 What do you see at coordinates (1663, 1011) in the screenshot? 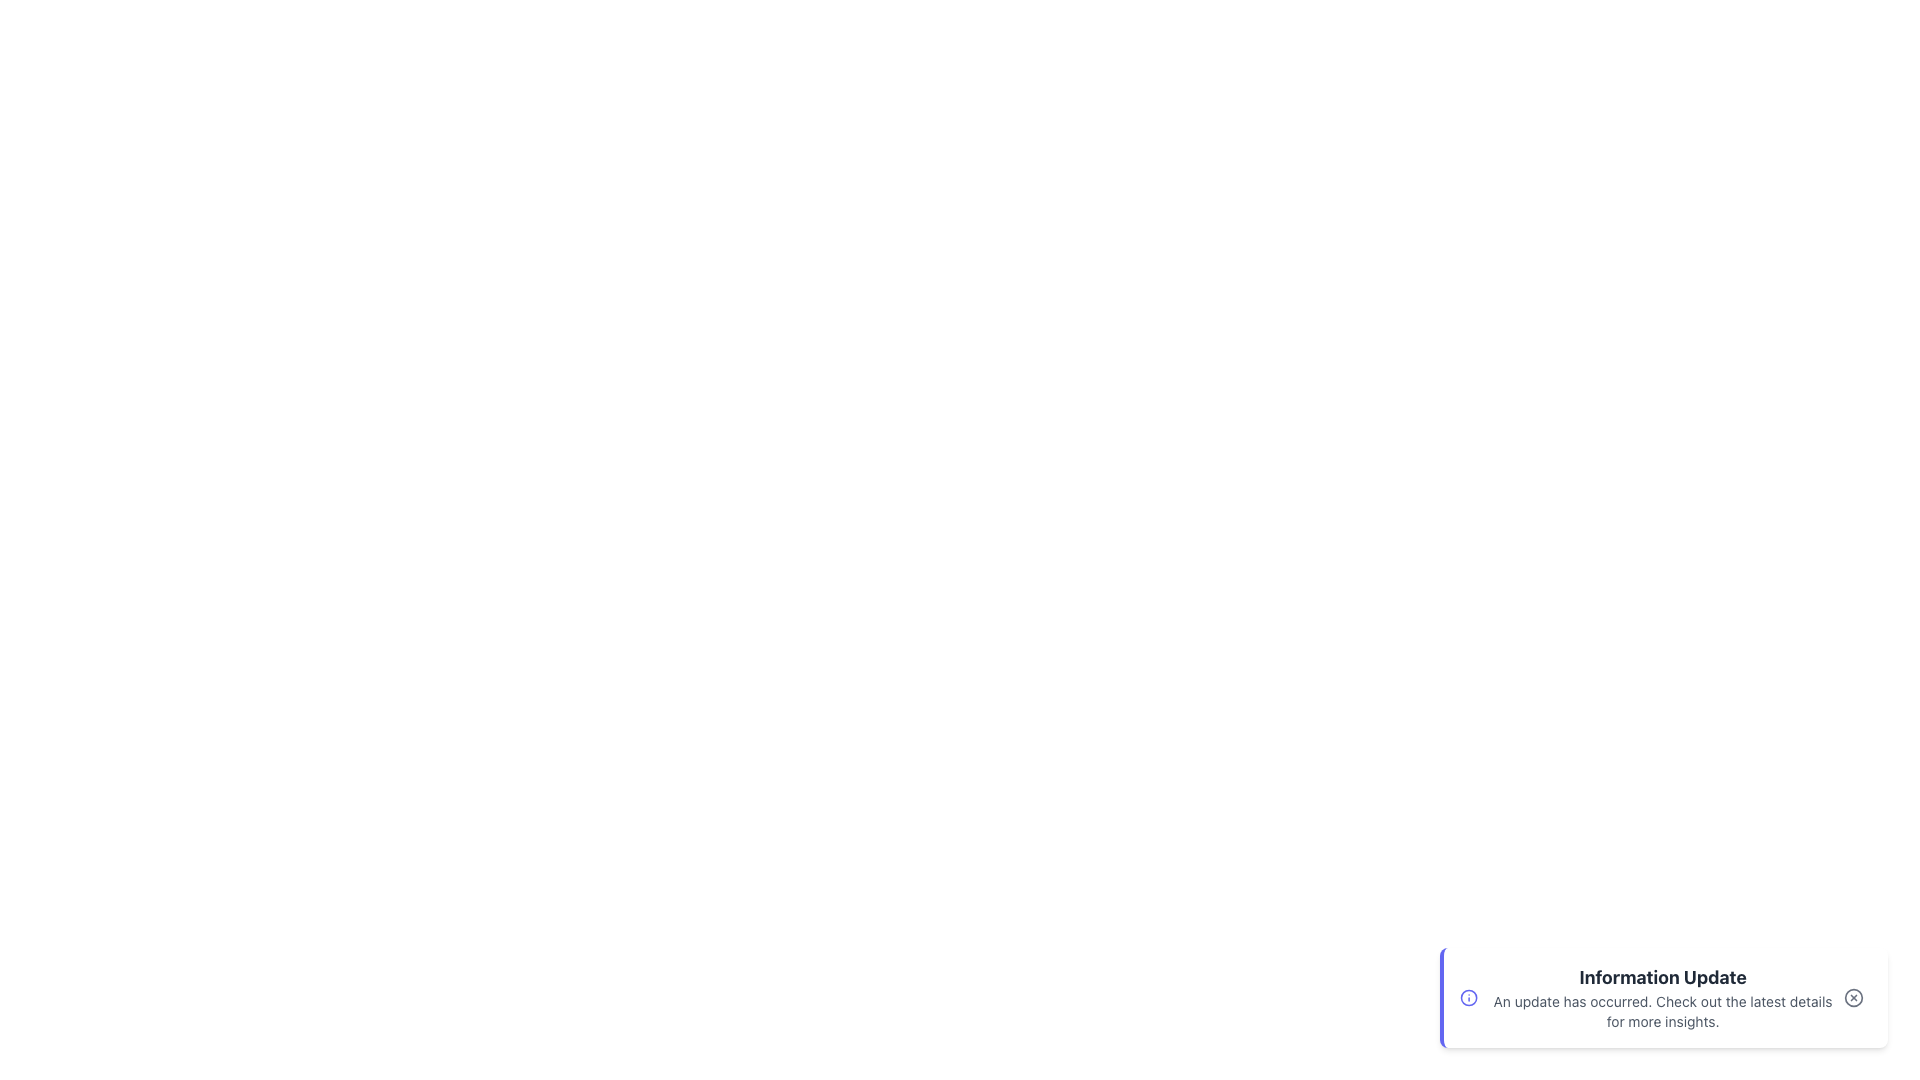
I see `text in the Text Block located at the bottom of the notification popup, directly below the heading 'Information Update'` at bounding box center [1663, 1011].